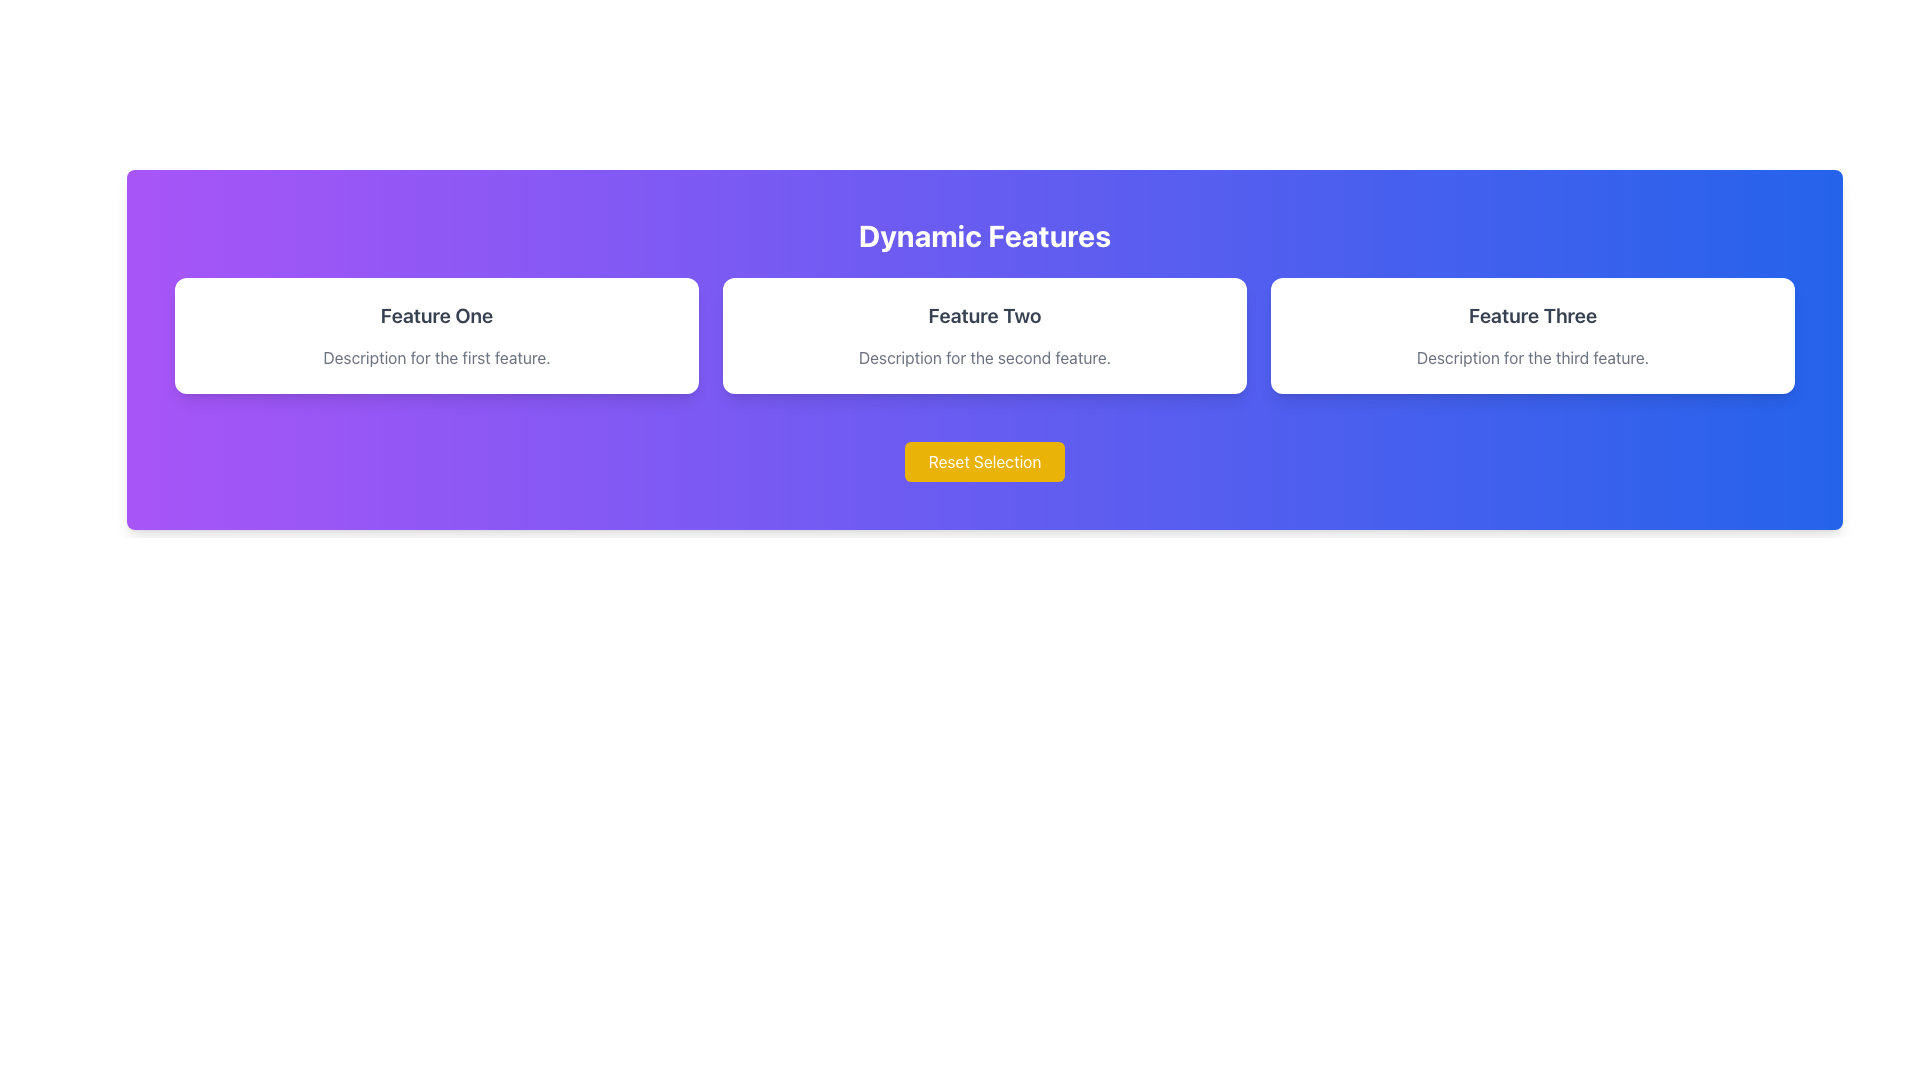 This screenshot has height=1080, width=1920. What do you see at coordinates (435, 357) in the screenshot?
I see `information displayed in the text block that says 'Description for the first feature.' located below the title 'Feature One.'` at bounding box center [435, 357].